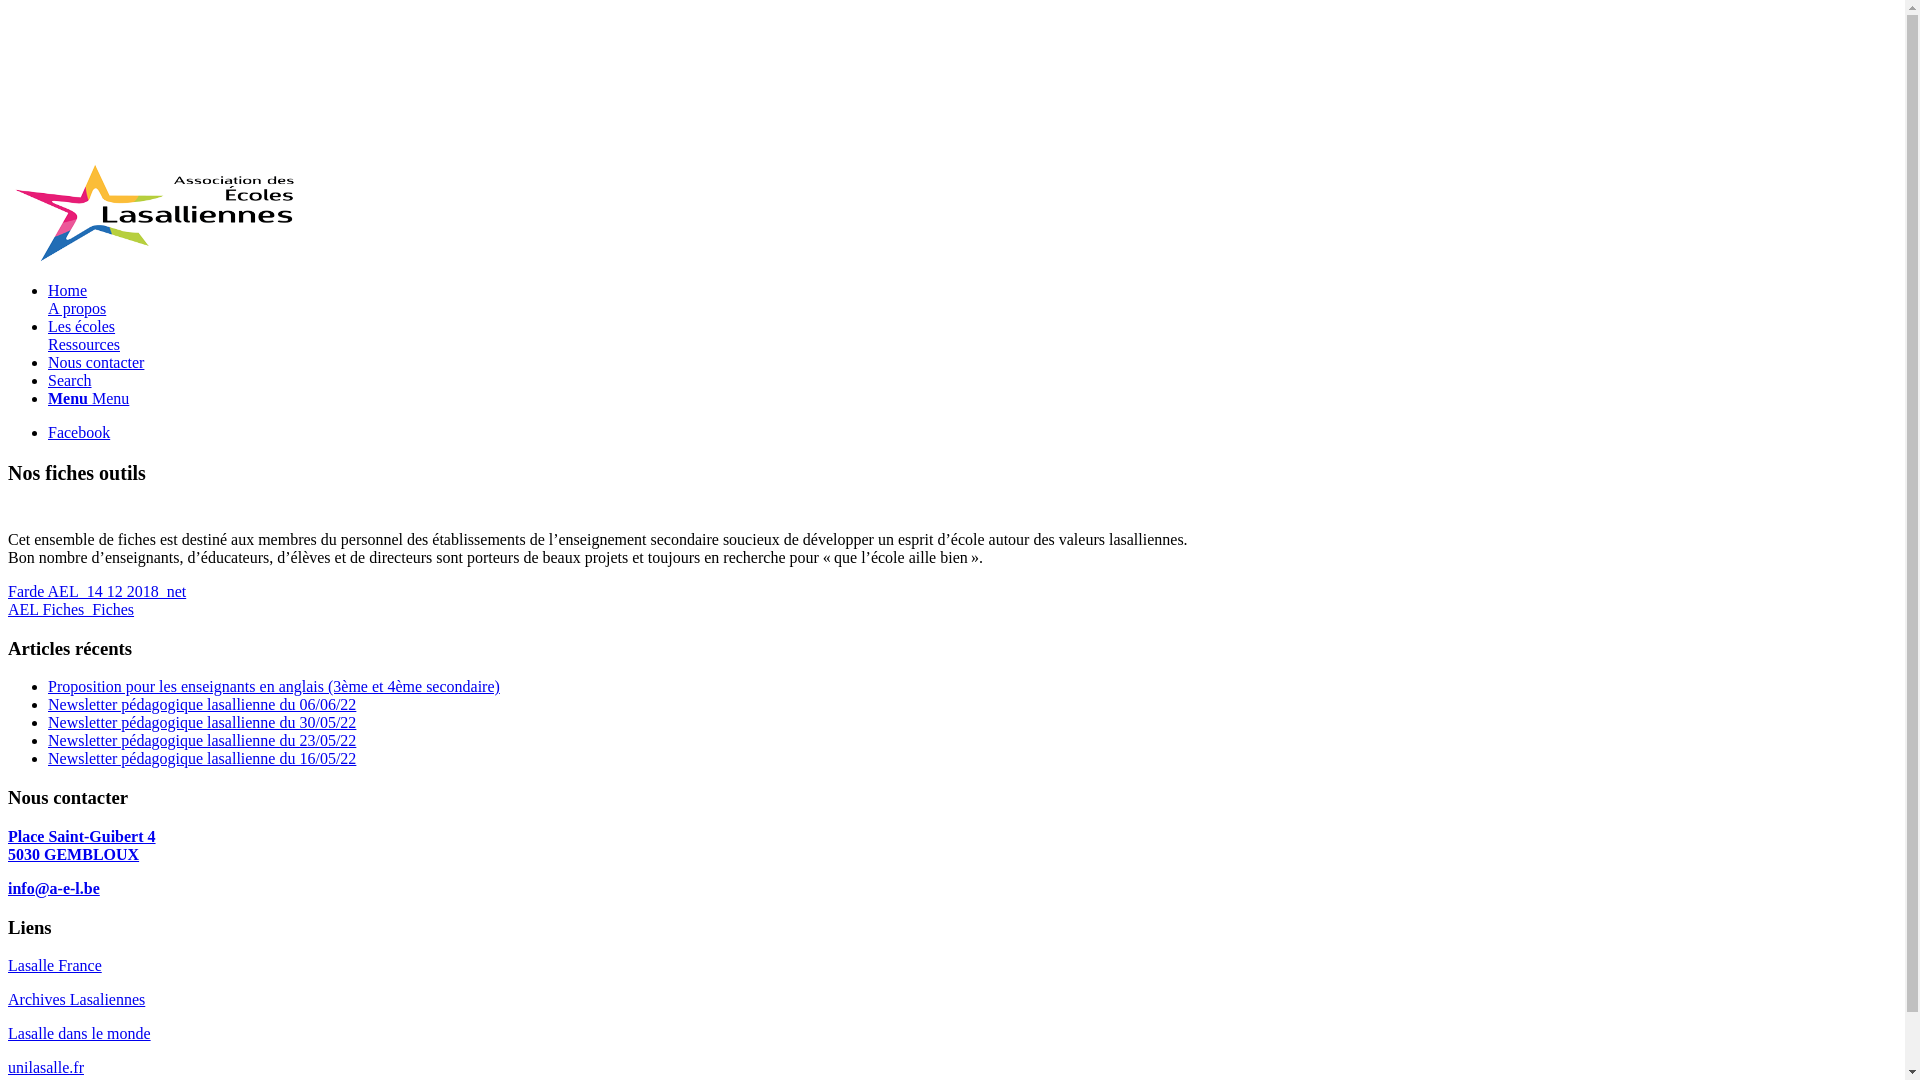  What do you see at coordinates (53, 887) in the screenshot?
I see `'info@a-e-l.be'` at bounding box center [53, 887].